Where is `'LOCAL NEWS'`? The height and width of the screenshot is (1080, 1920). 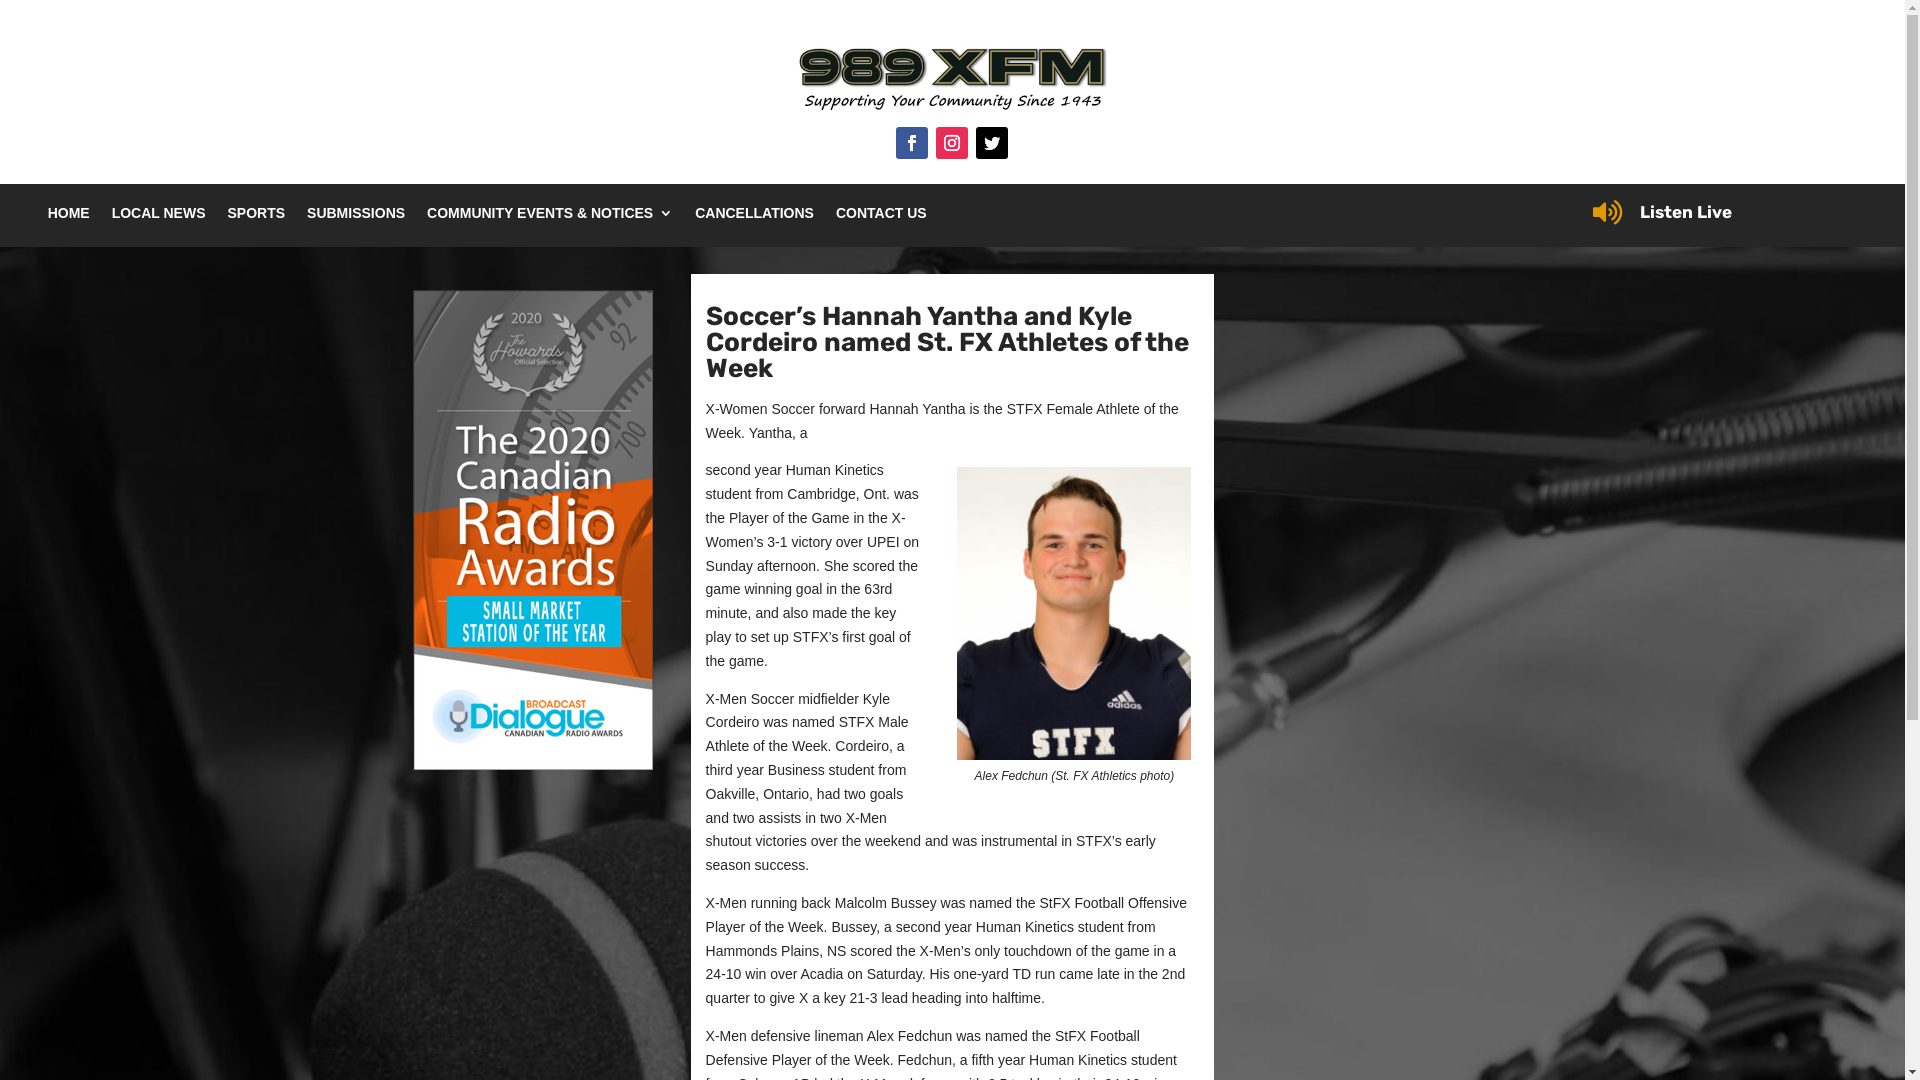
'LOCAL NEWS' is located at coordinates (157, 216).